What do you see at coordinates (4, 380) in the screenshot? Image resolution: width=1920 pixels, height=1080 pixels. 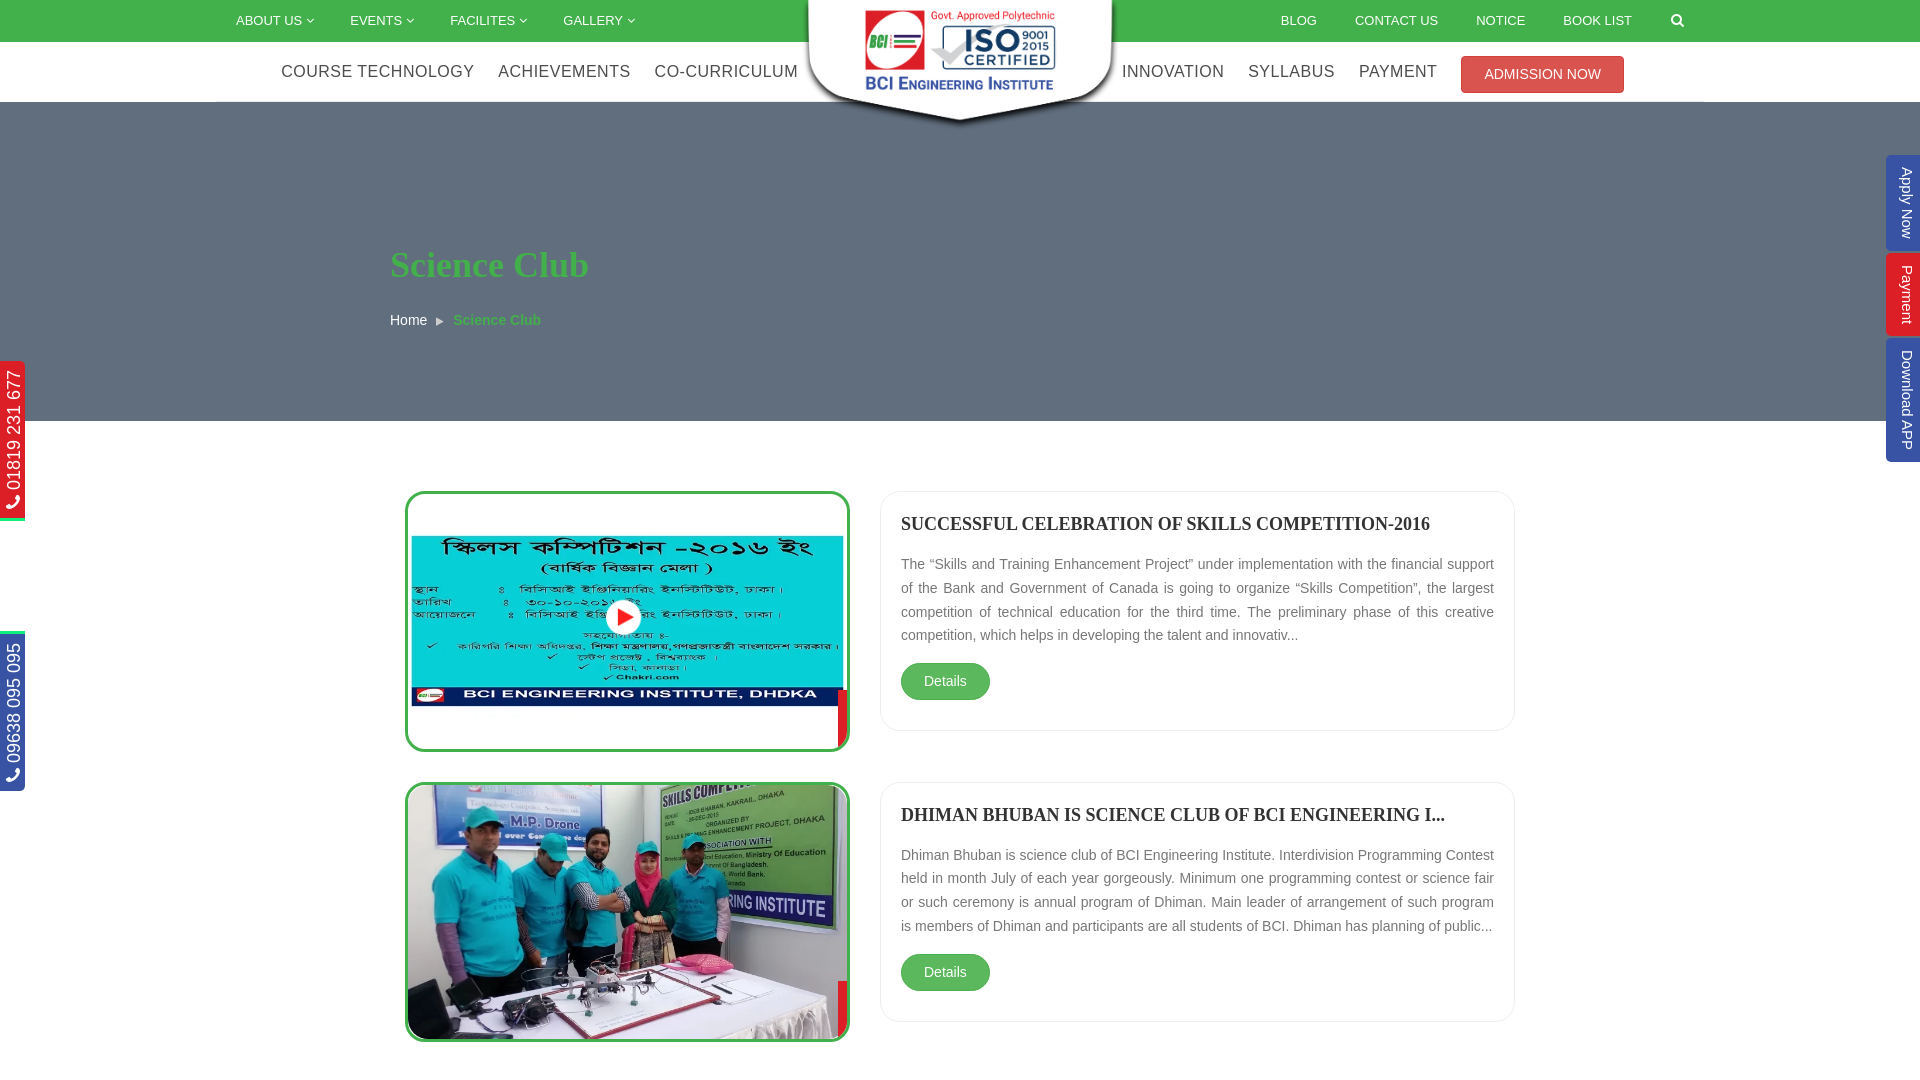 I see `'01819 231 677'` at bounding box center [4, 380].